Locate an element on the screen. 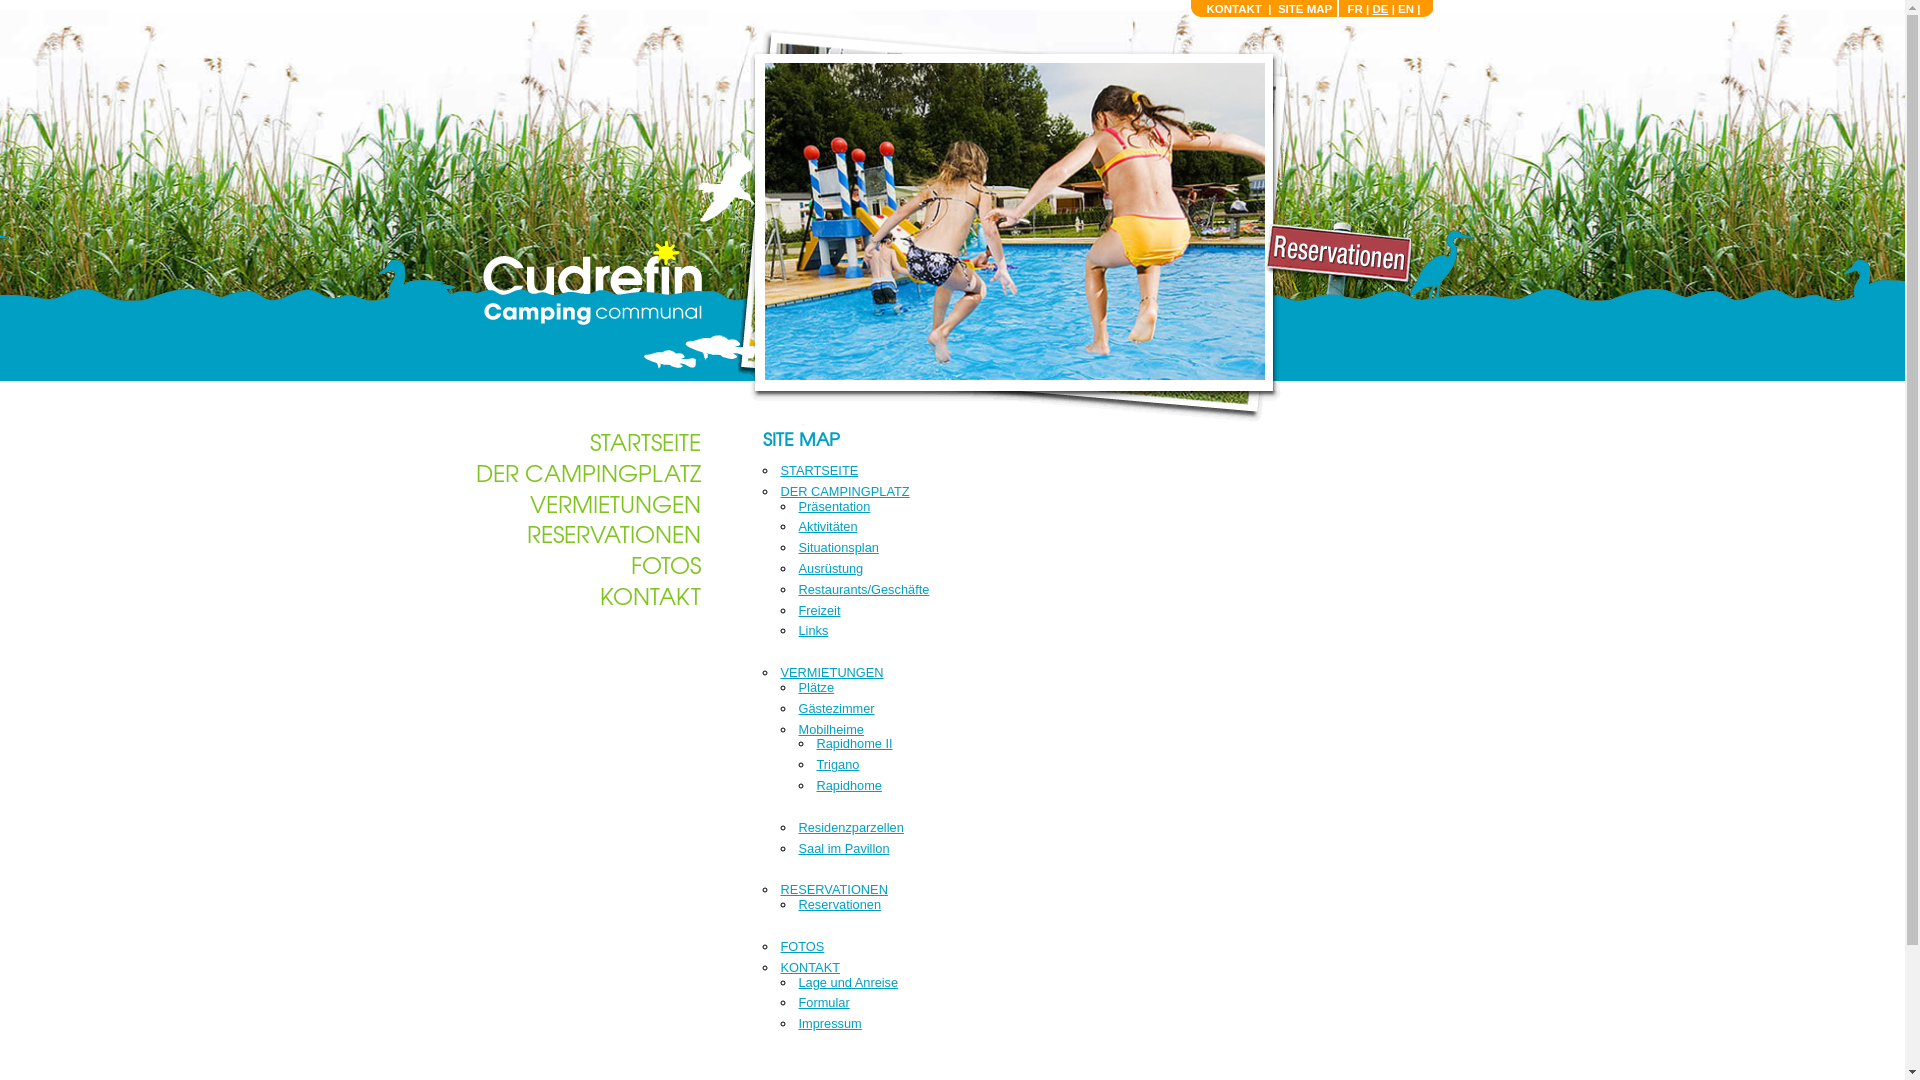 The width and height of the screenshot is (1920, 1080). 'FOTOS' is located at coordinates (801, 945).